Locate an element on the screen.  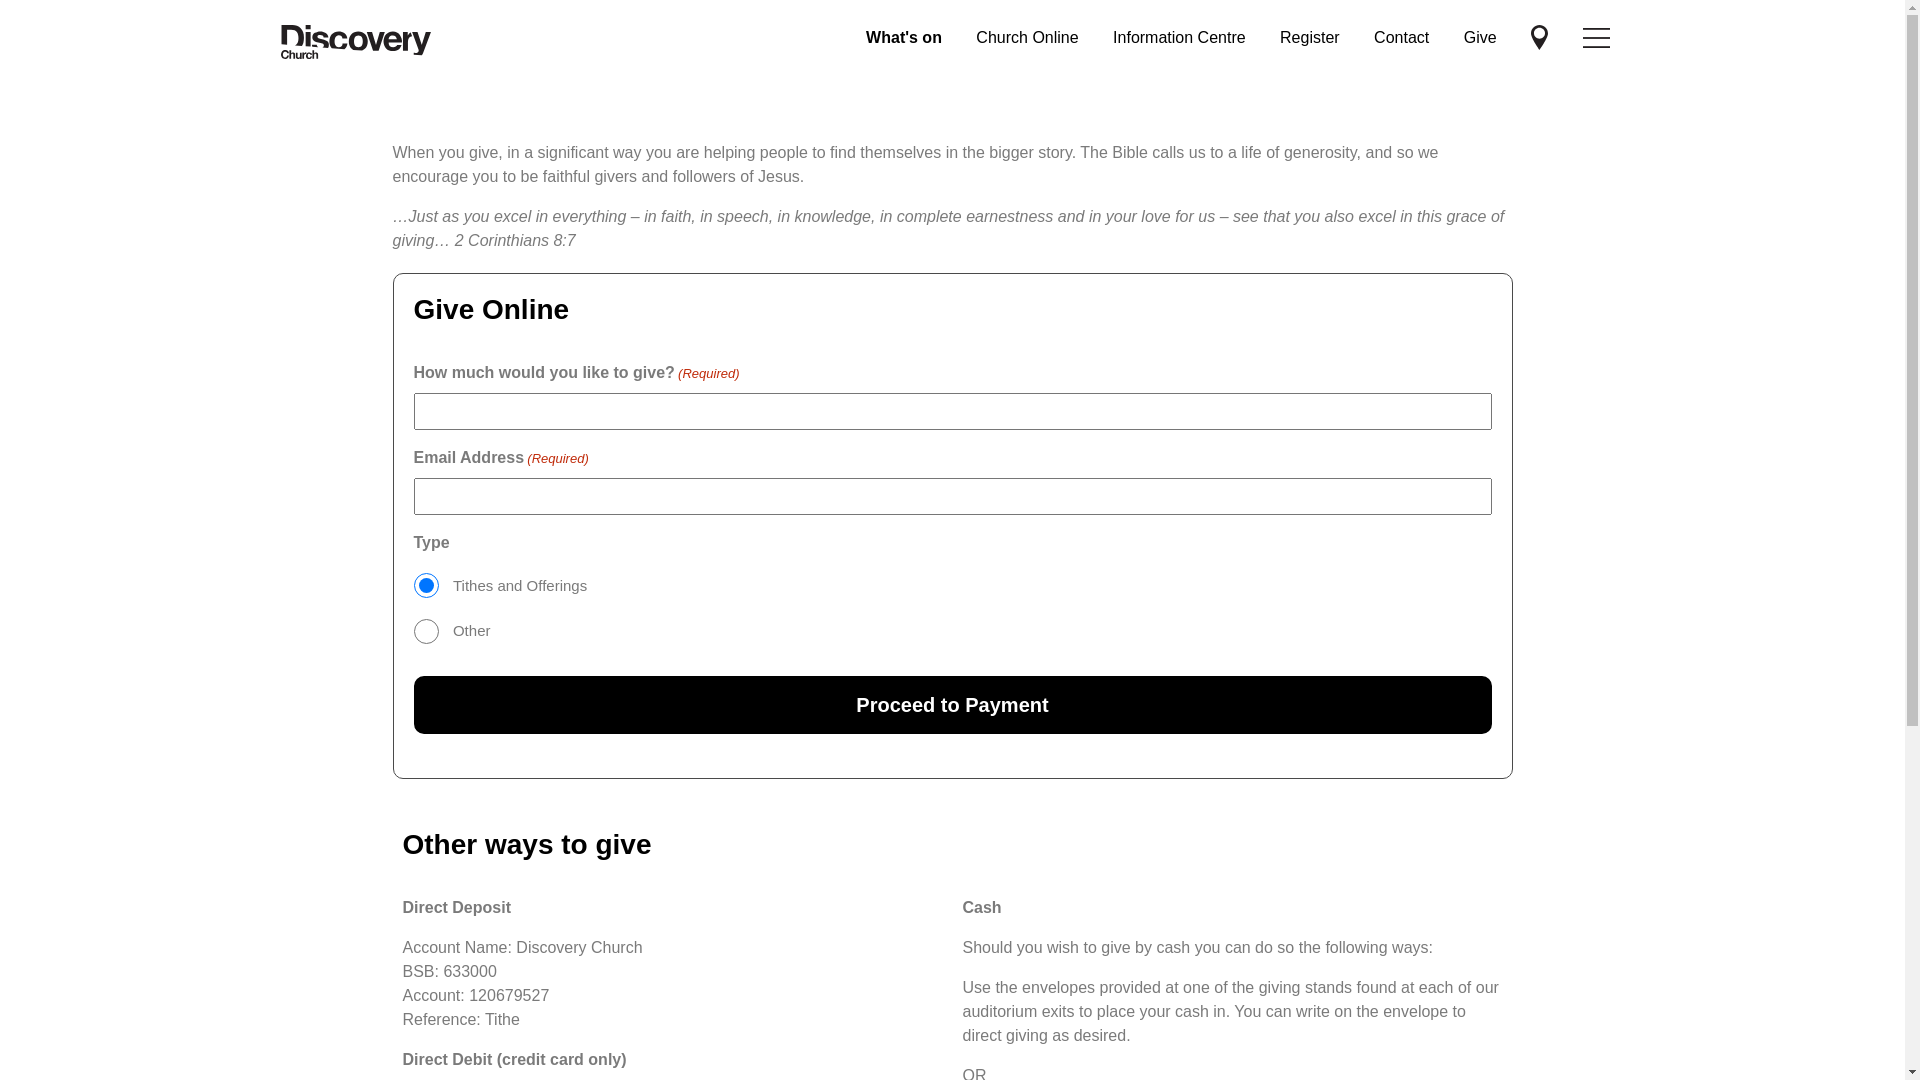
'Give' is located at coordinates (1480, 37).